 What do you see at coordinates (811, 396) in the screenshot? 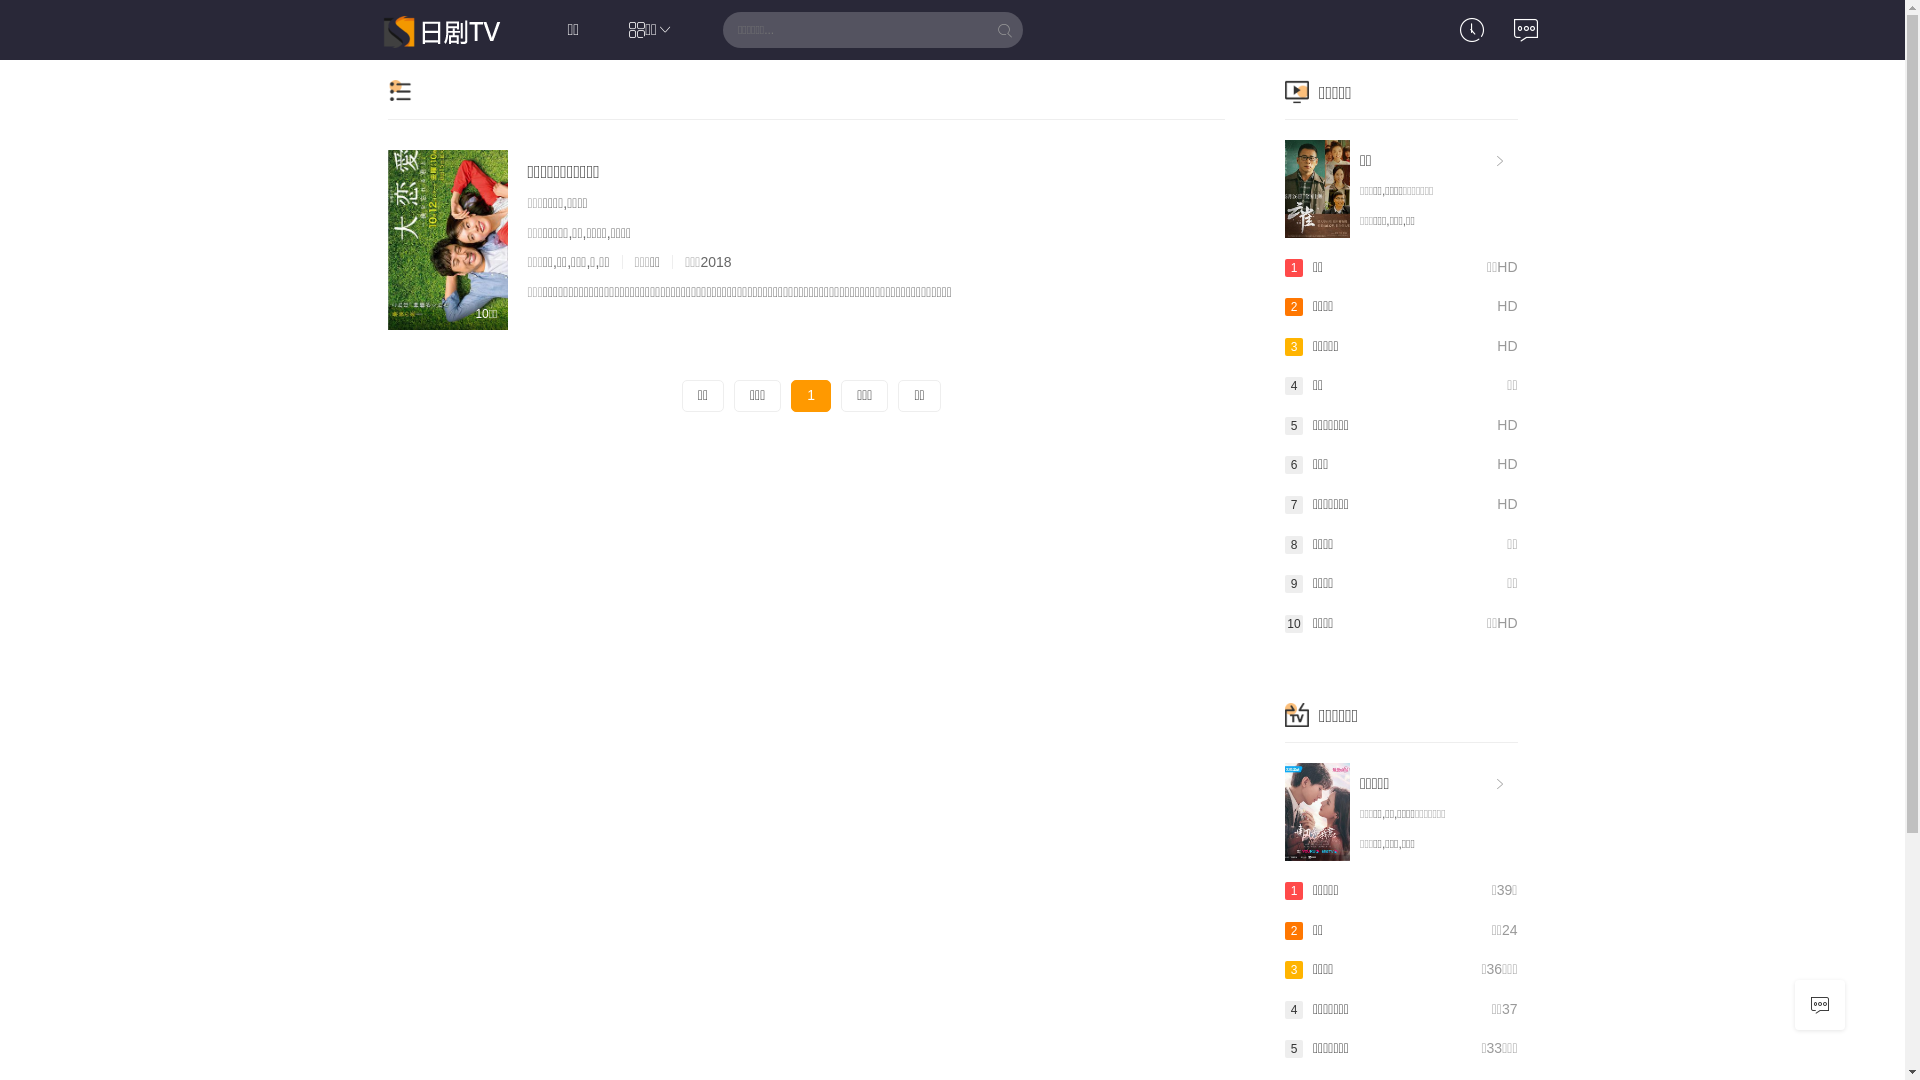
I see `'1'` at bounding box center [811, 396].